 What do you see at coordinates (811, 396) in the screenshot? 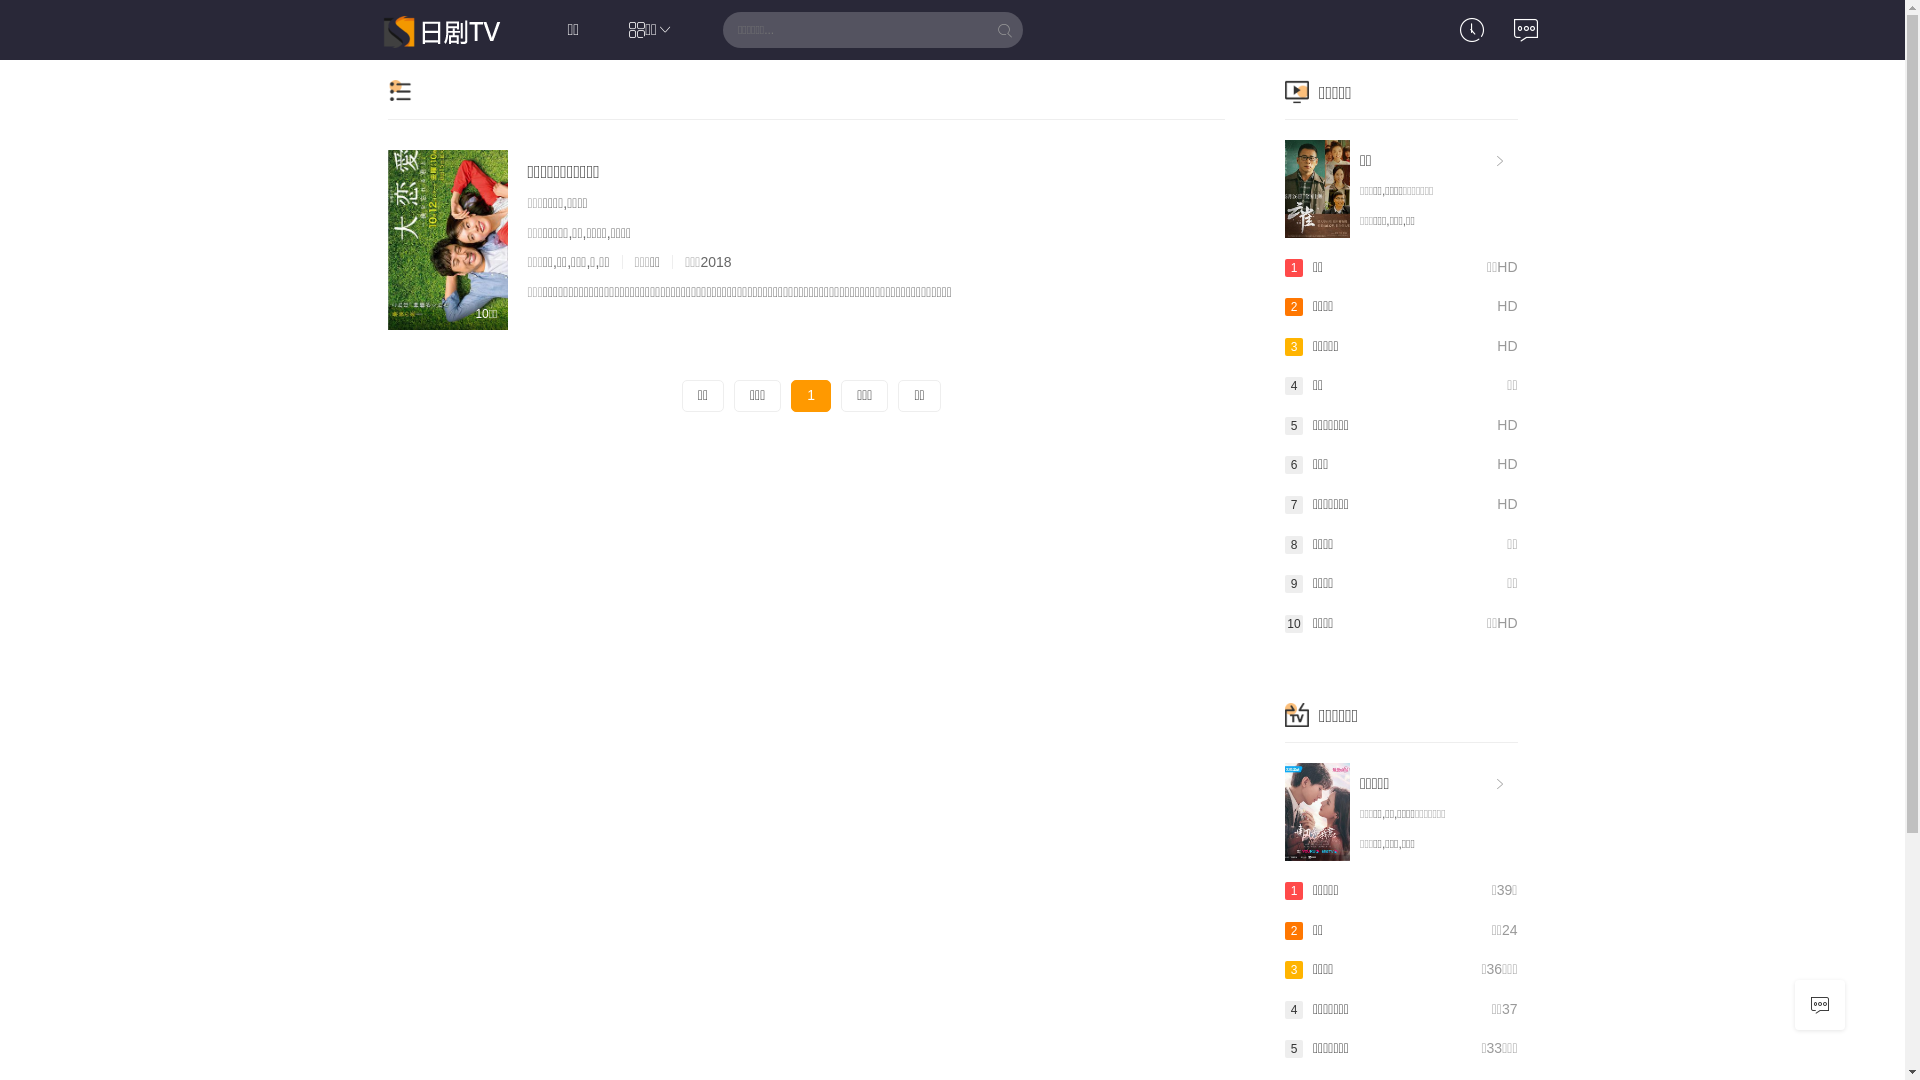
I see `'1'` at bounding box center [811, 396].